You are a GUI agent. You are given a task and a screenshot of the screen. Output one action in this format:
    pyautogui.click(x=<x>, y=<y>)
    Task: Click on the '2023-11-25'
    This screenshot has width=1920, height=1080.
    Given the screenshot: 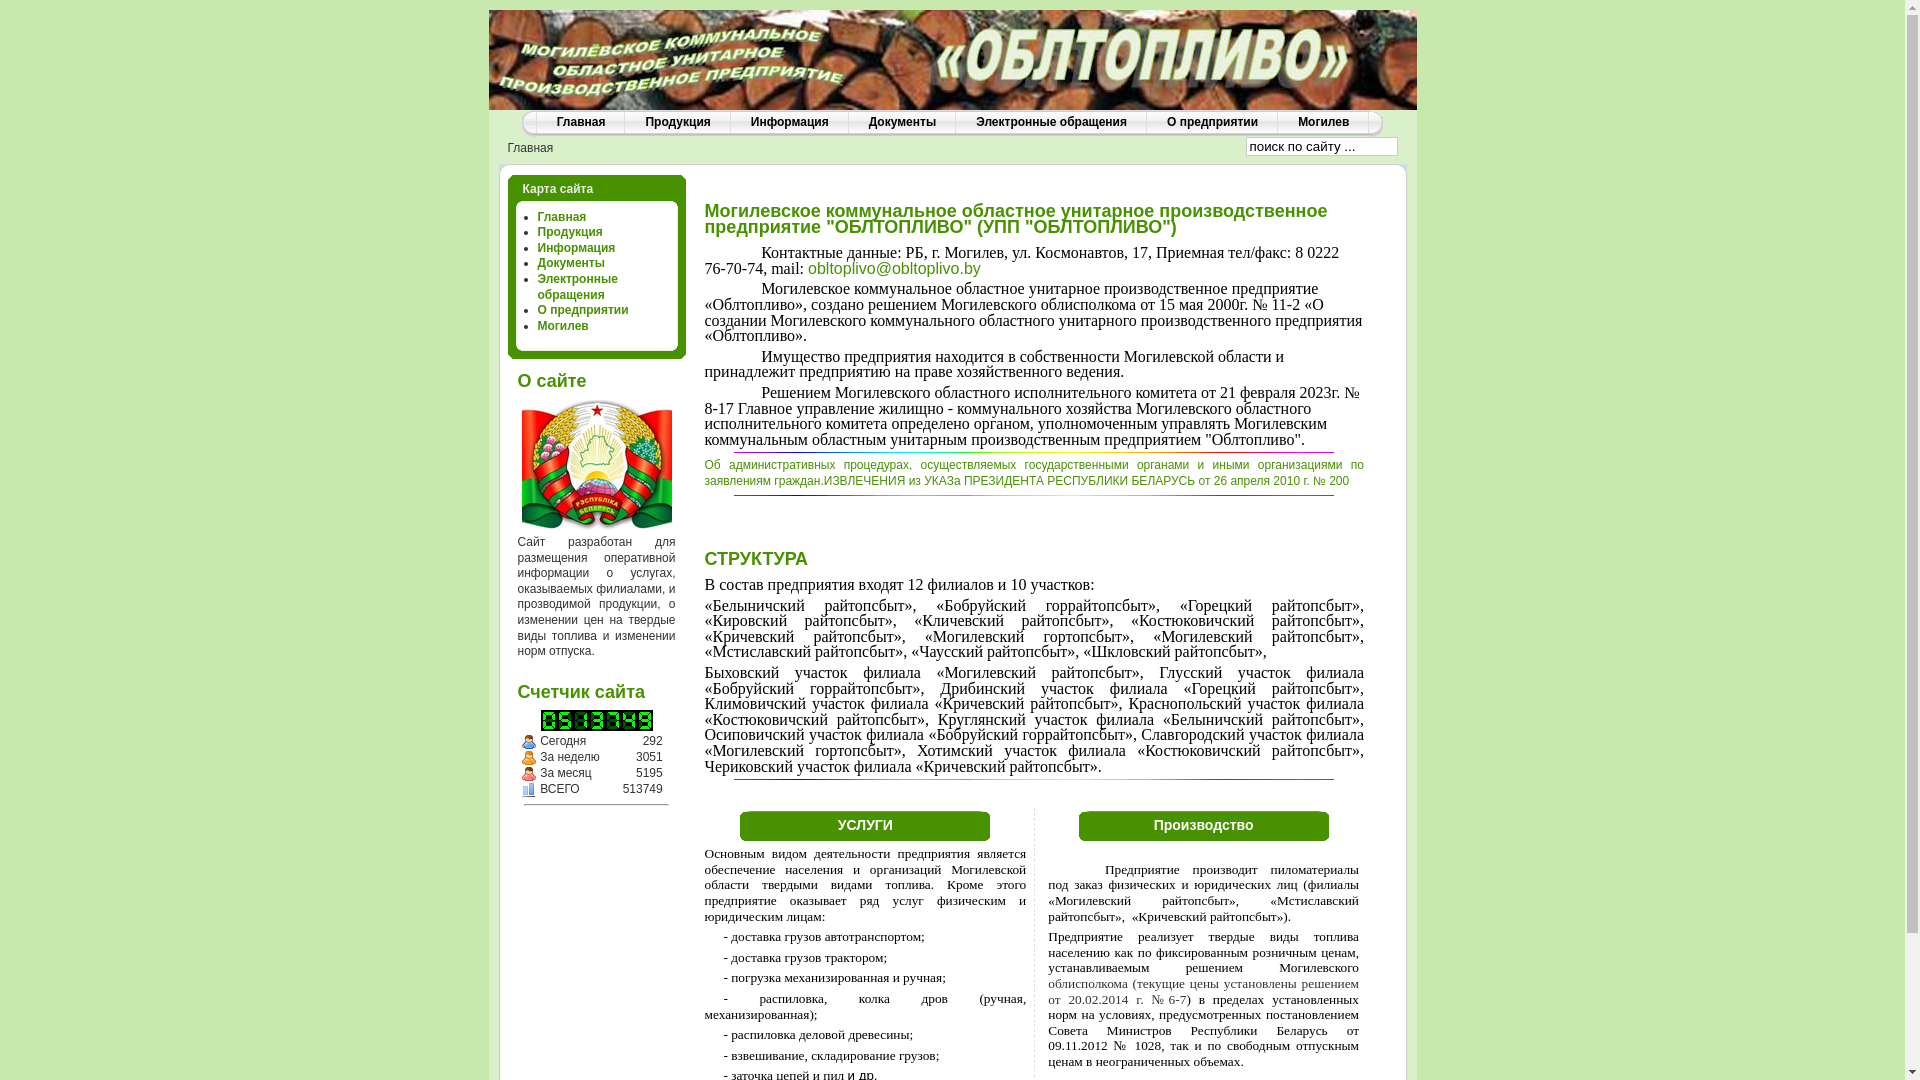 What is the action you would take?
    pyautogui.click(x=528, y=741)
    